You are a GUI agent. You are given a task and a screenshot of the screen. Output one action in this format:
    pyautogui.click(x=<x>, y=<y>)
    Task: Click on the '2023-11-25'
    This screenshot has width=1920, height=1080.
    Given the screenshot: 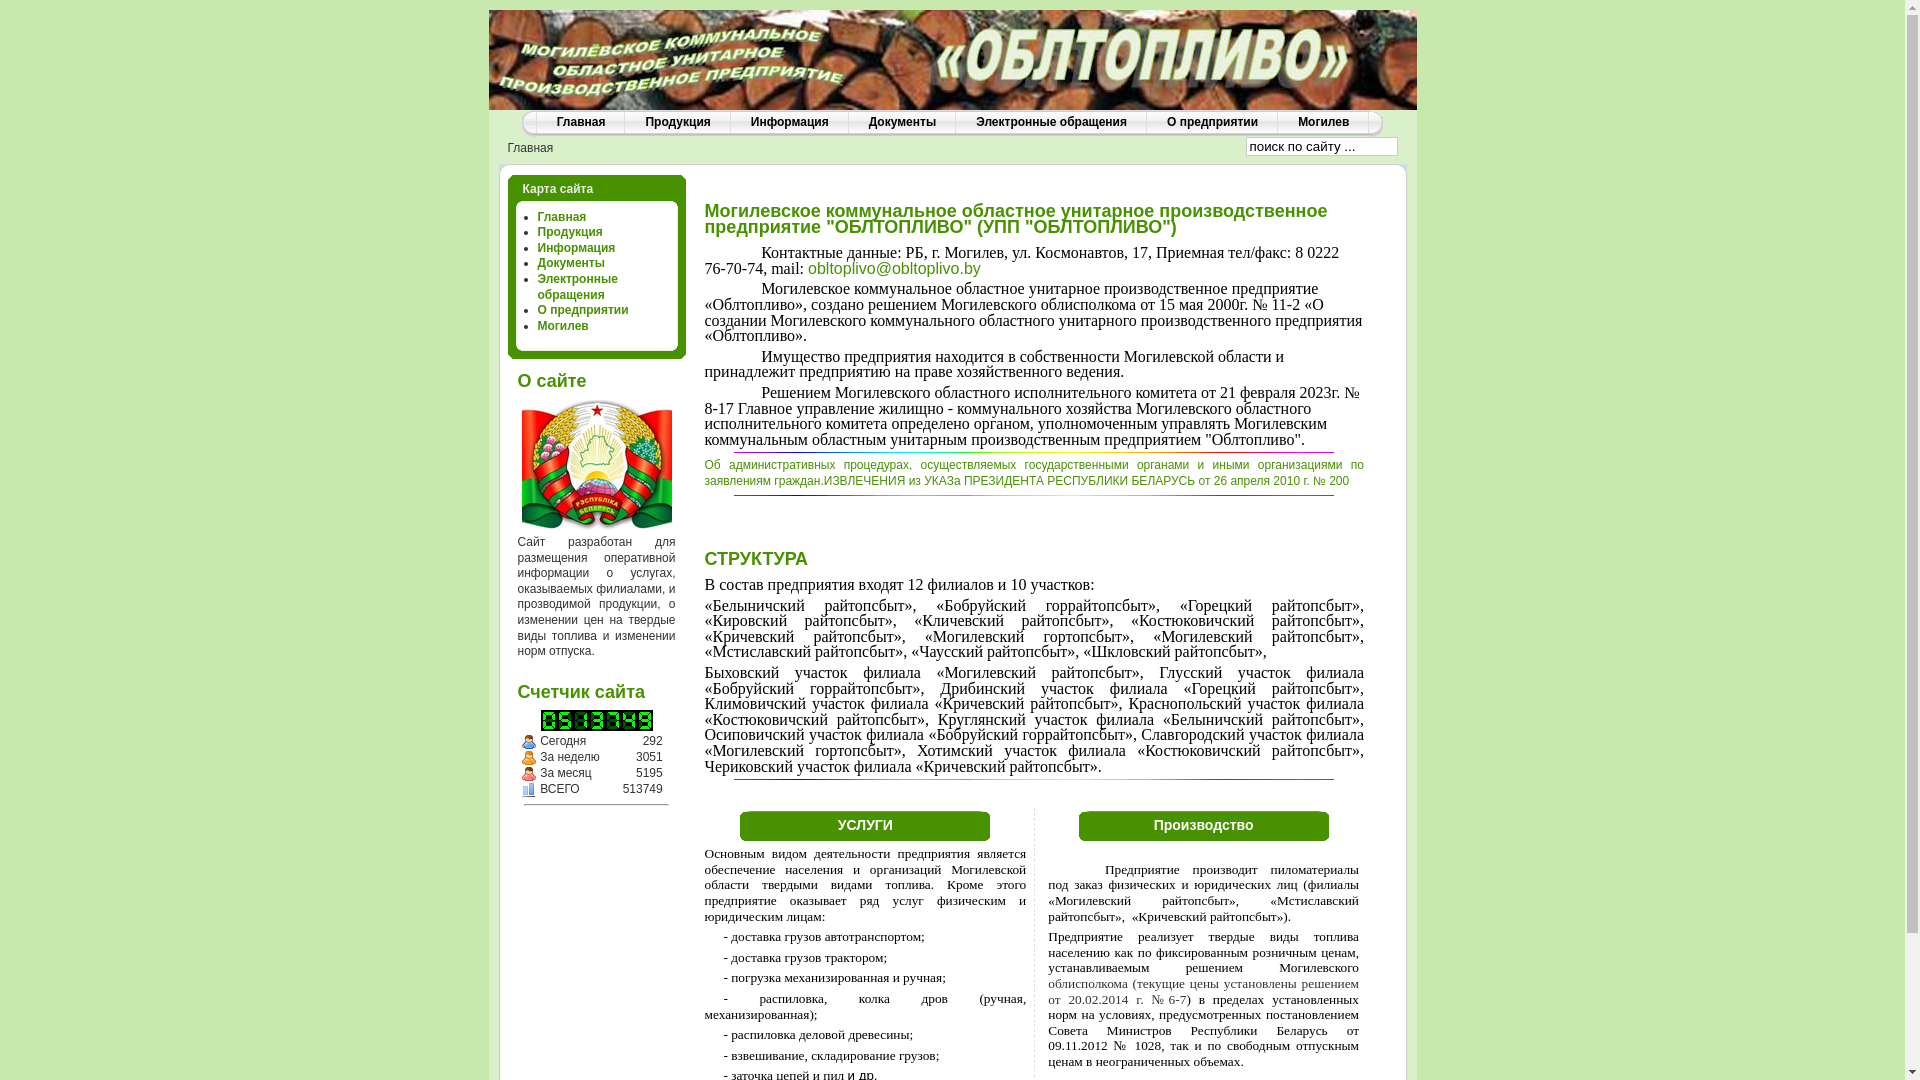 What is the action you would take?
    pyautogui.click(x=528, y=741)
    